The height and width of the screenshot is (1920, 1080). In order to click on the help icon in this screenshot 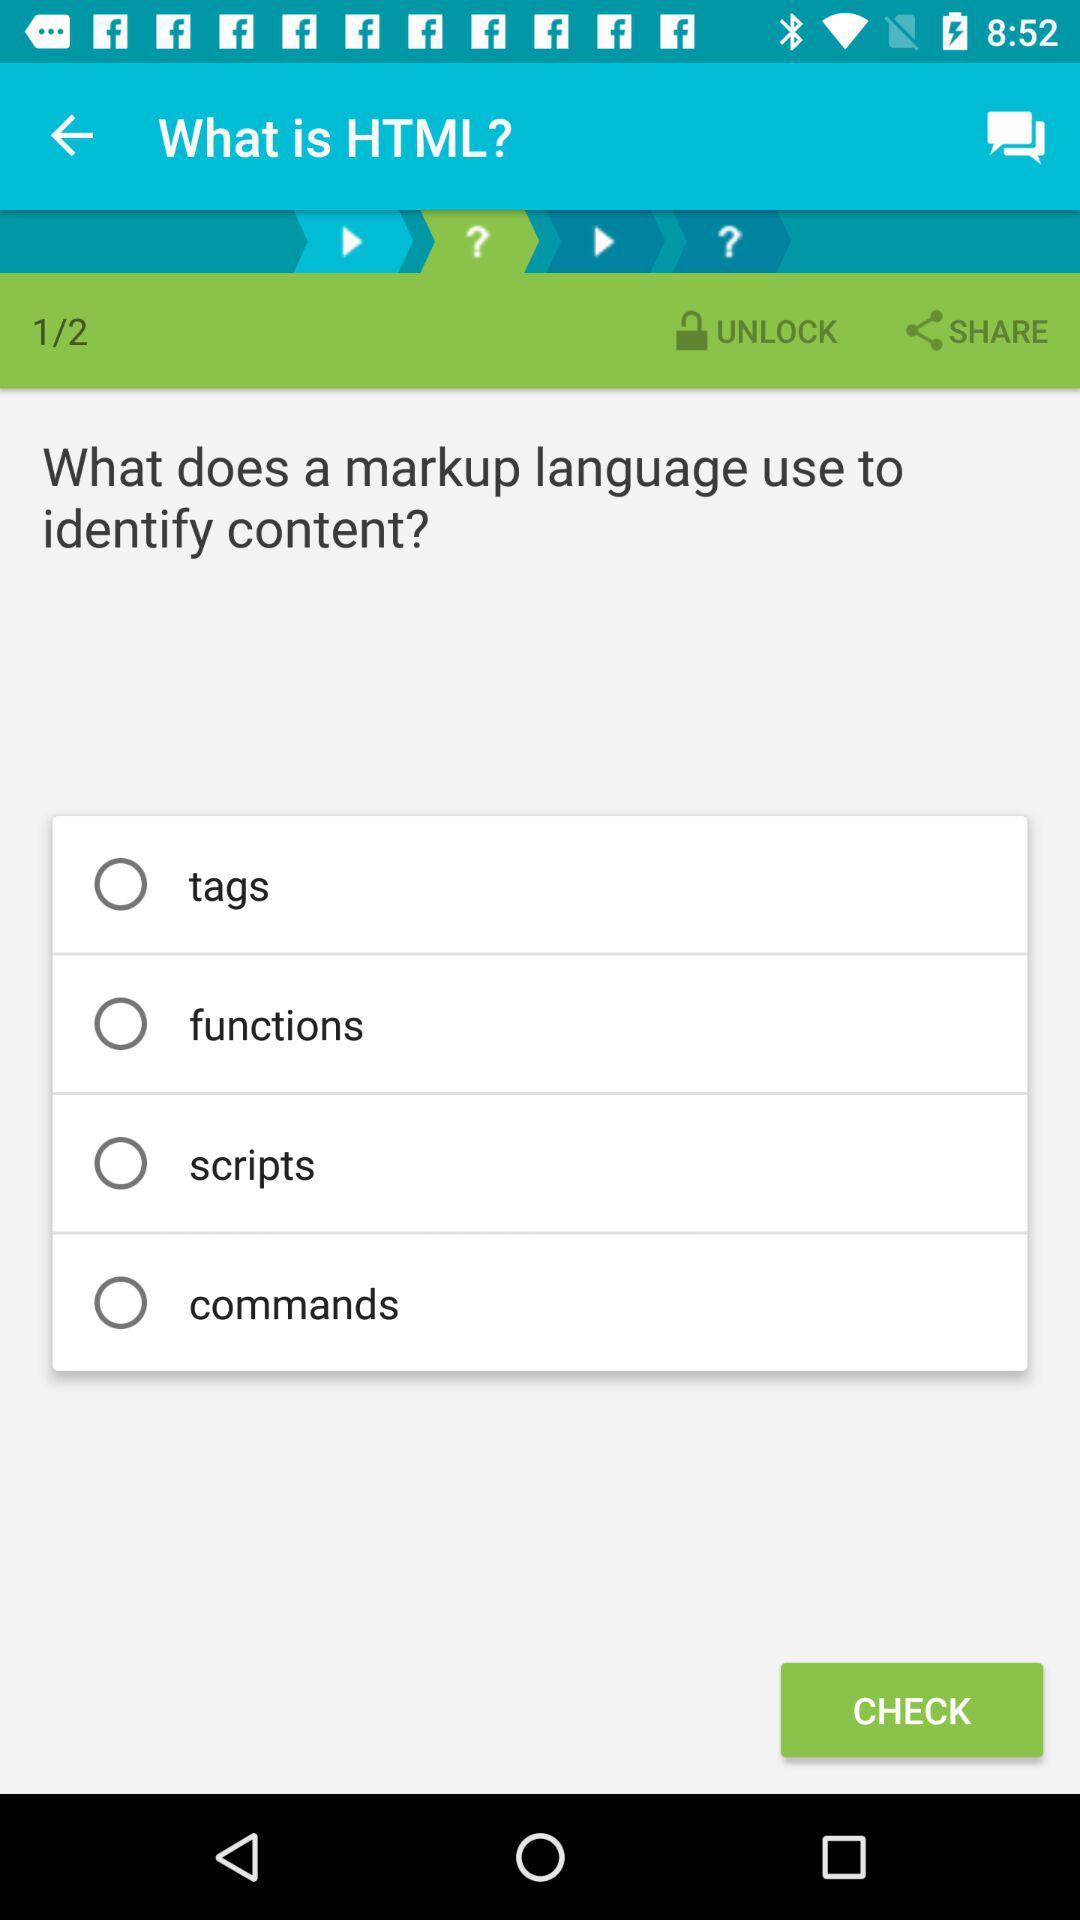, I will do `click(477, 240)`.